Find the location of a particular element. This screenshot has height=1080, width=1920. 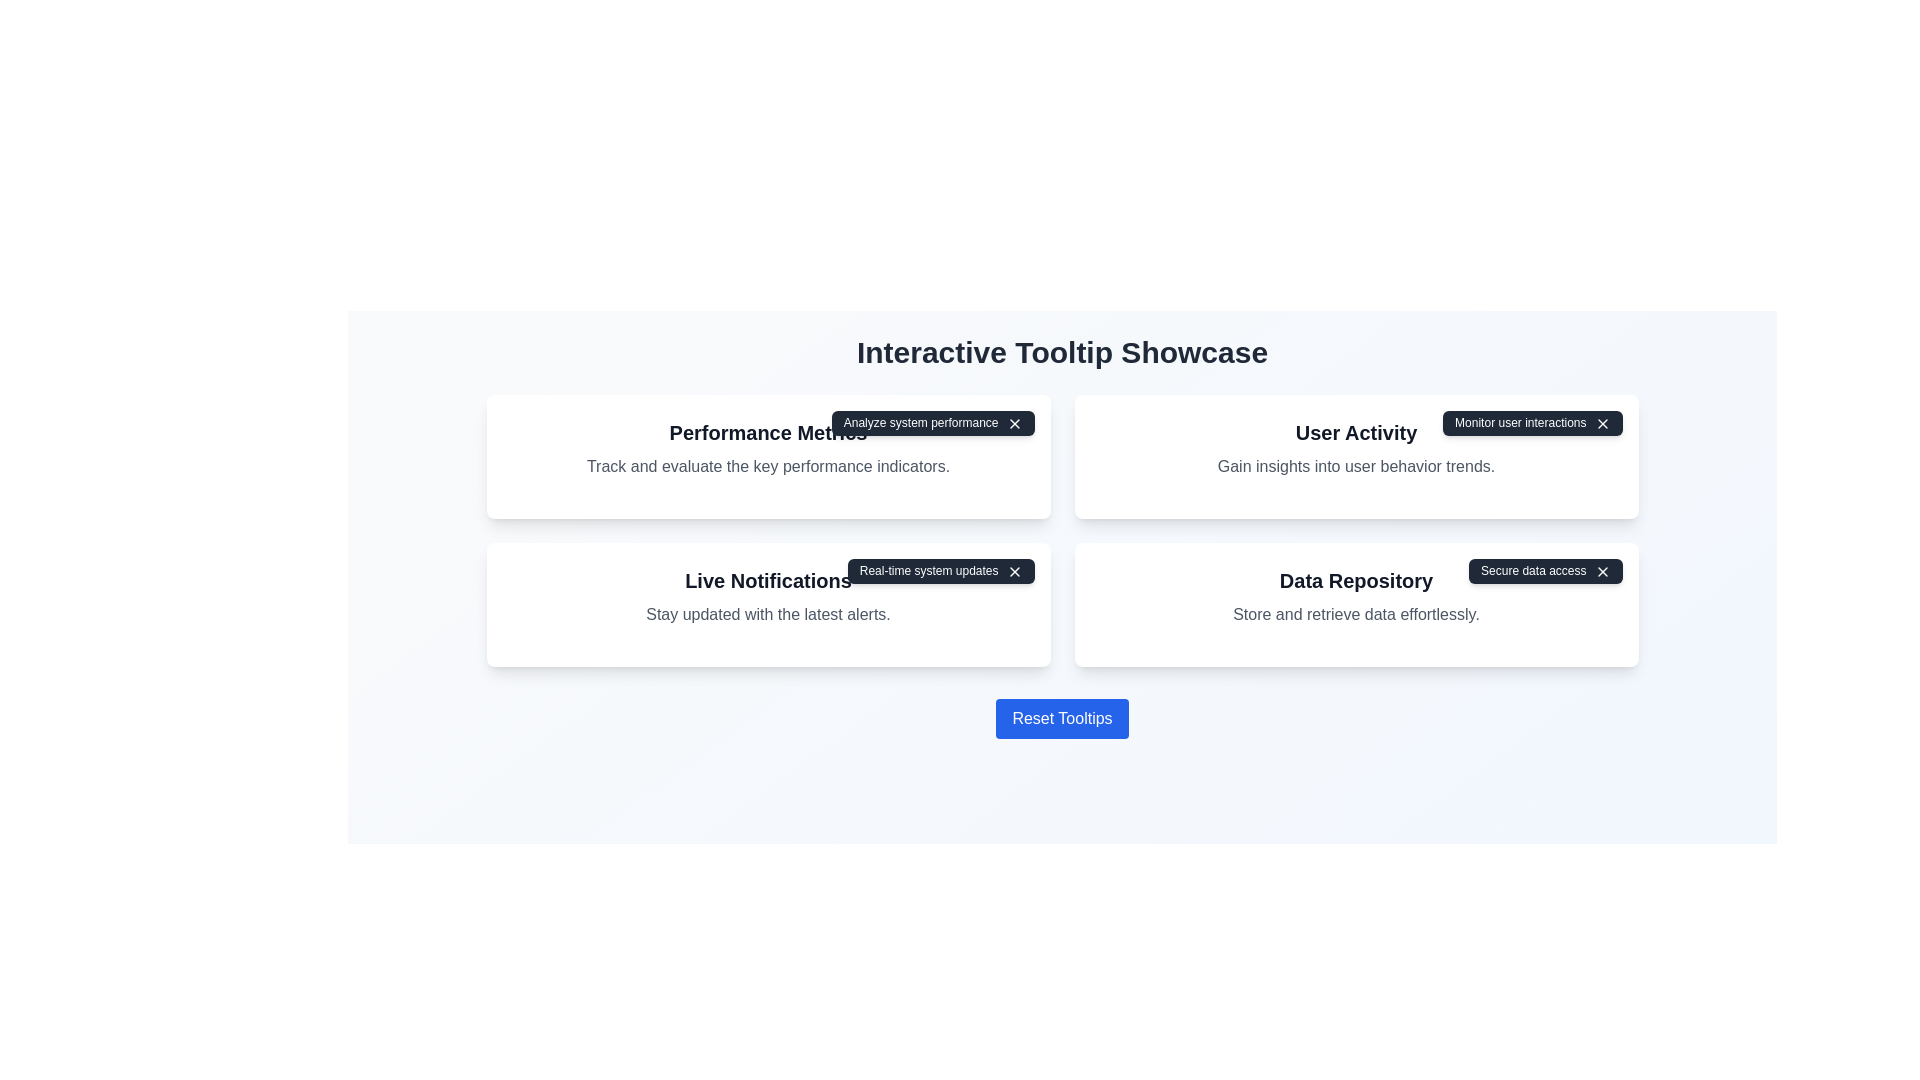

the 'User Activity' Information card, which is a white rectangular card with rounded corners and a dark title at the top, located in the top-right quadrant of the grid layout is located at coordinates (1356, 456).